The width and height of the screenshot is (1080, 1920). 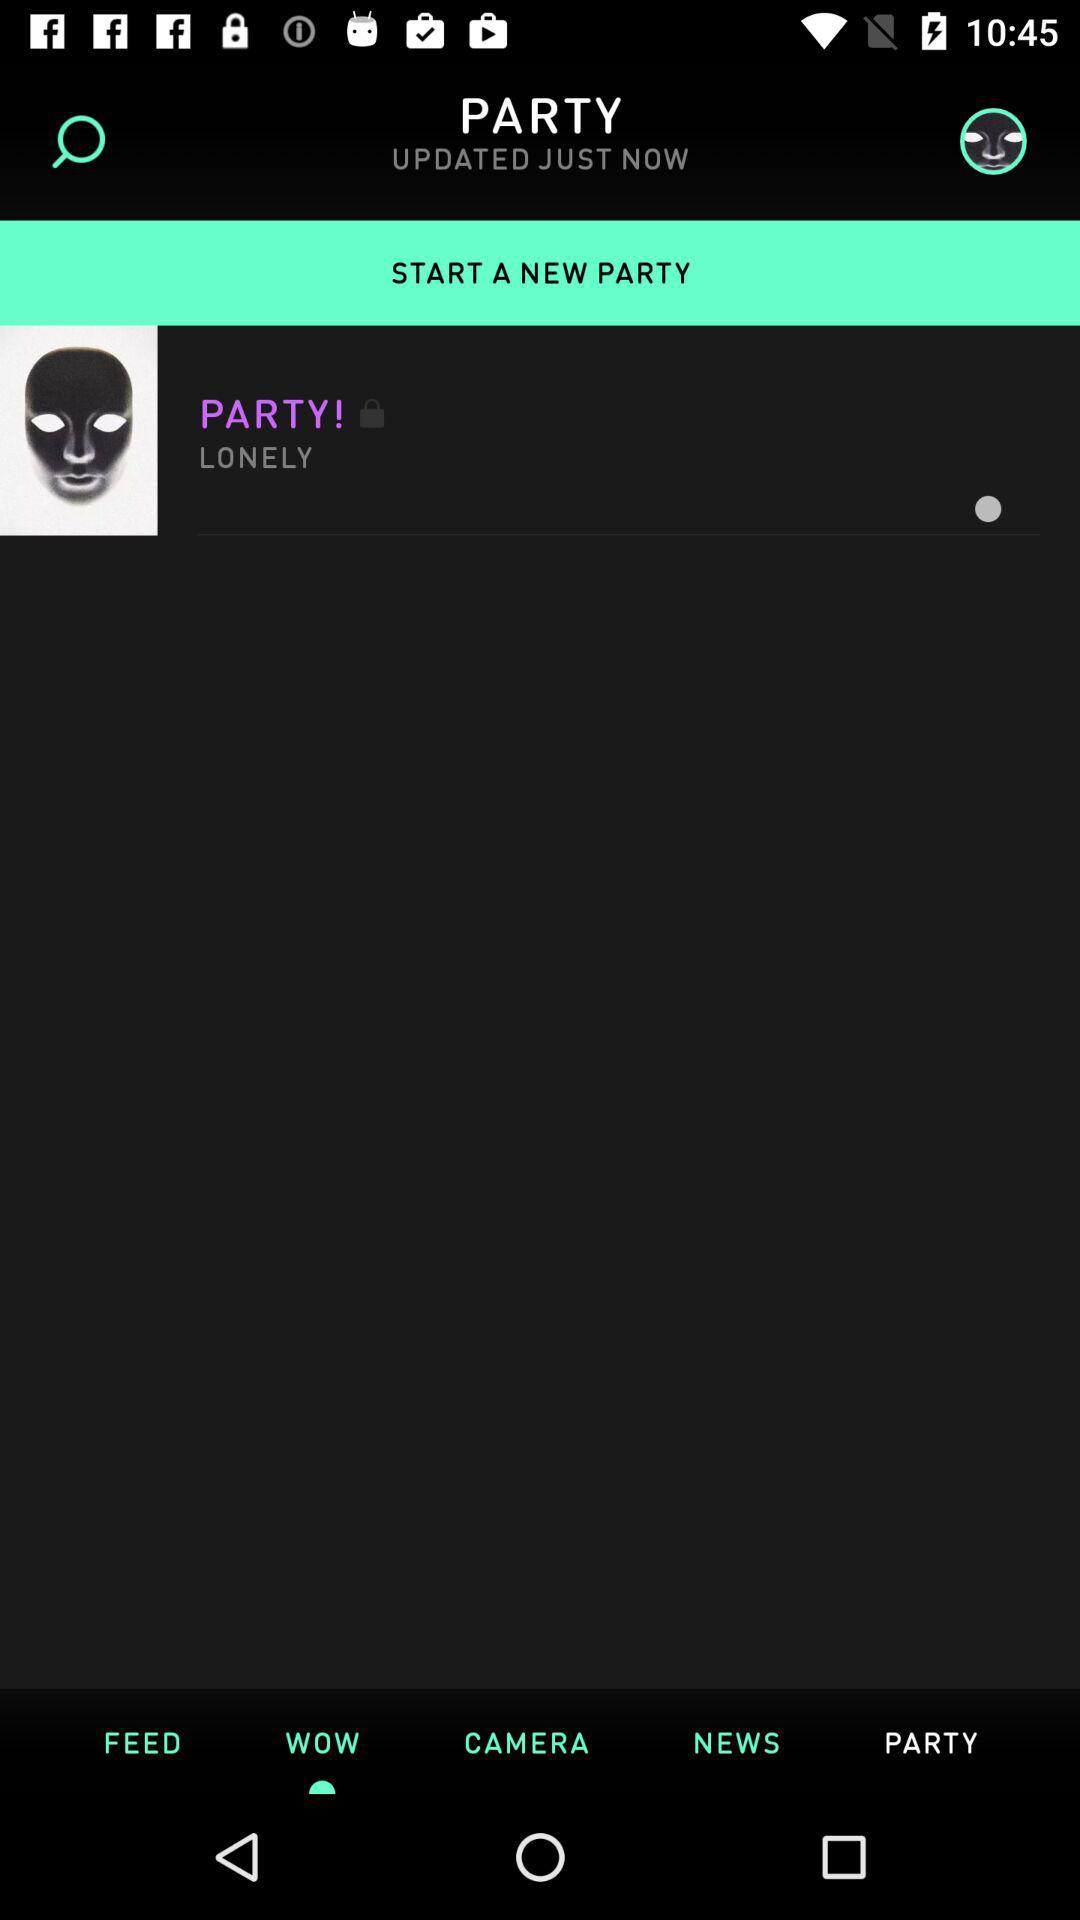 What do you see at coordinates (84, 140) in the screenshot?
I see `search` at bounding box center [84, 140].